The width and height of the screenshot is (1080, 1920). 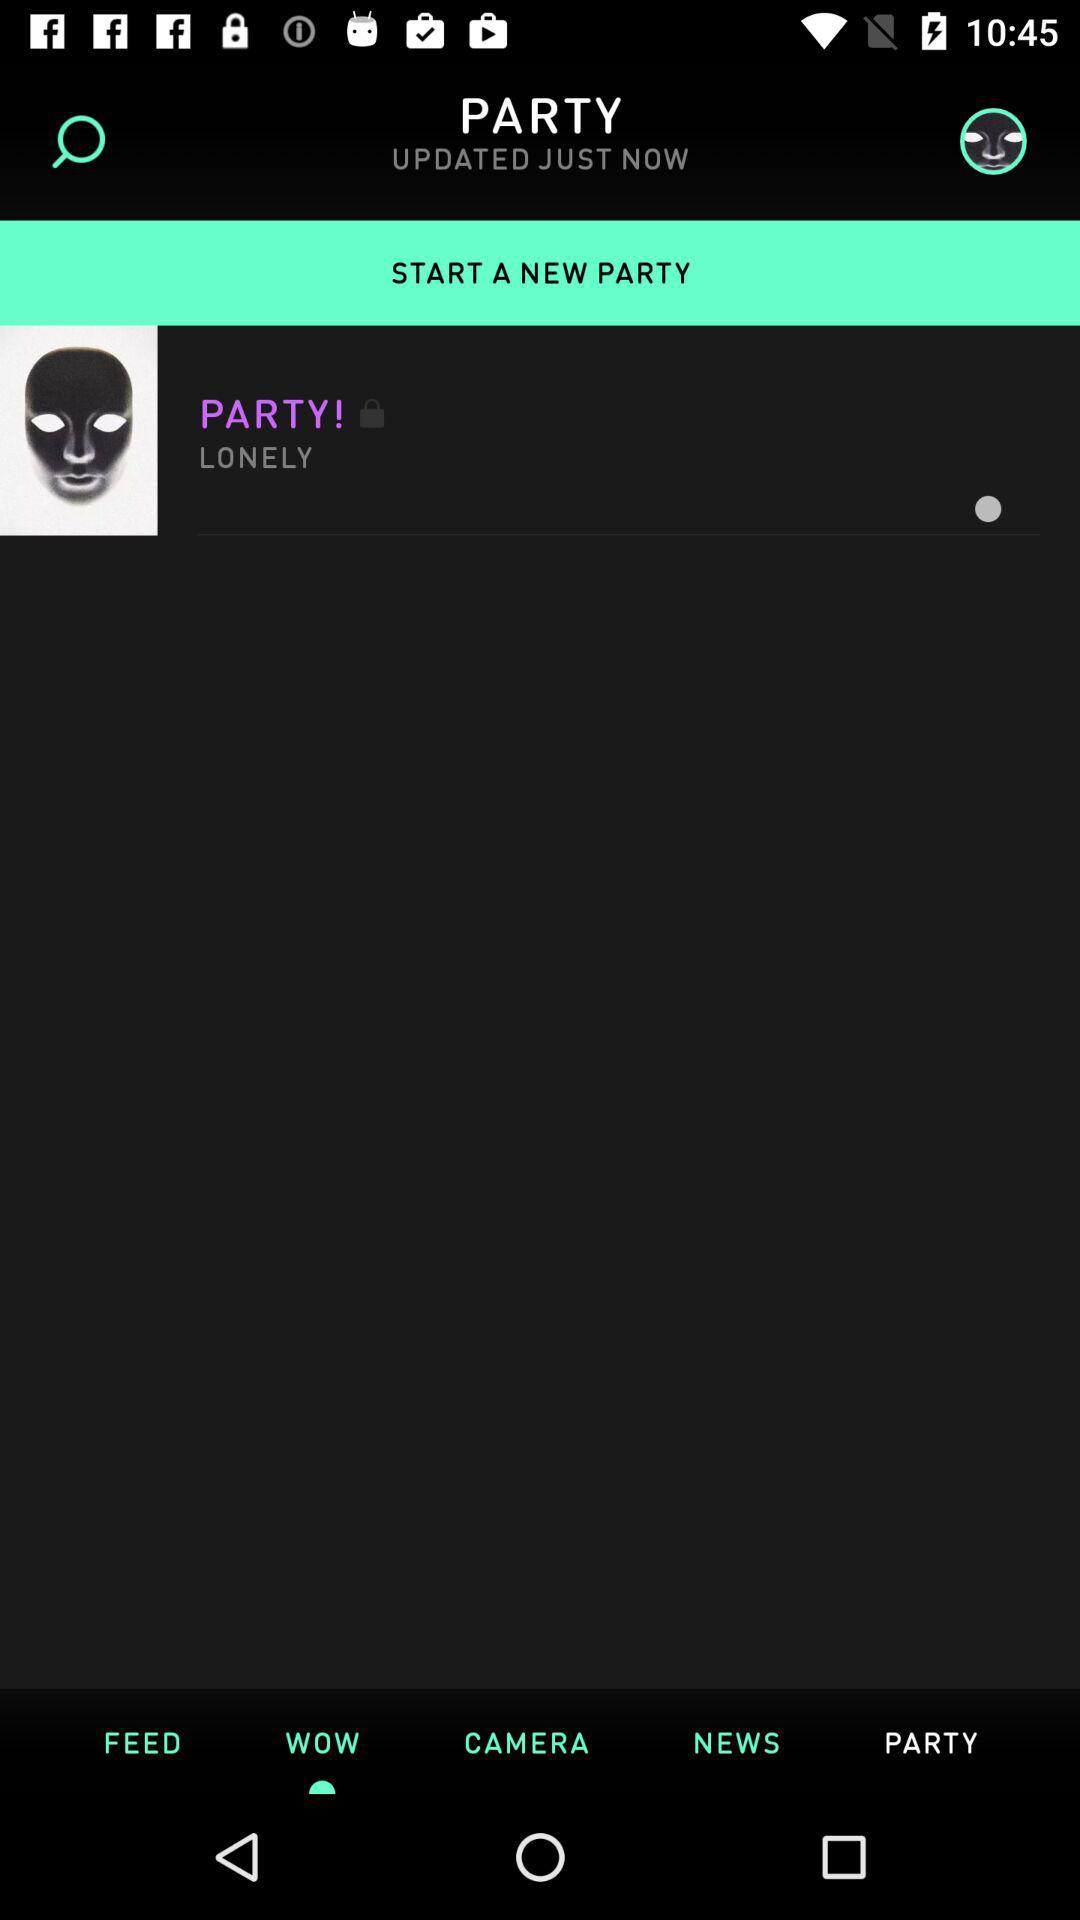 What do you see at coordinates (84, 140) in the screenshot?
I see `search` at bounding box center [84, 140].